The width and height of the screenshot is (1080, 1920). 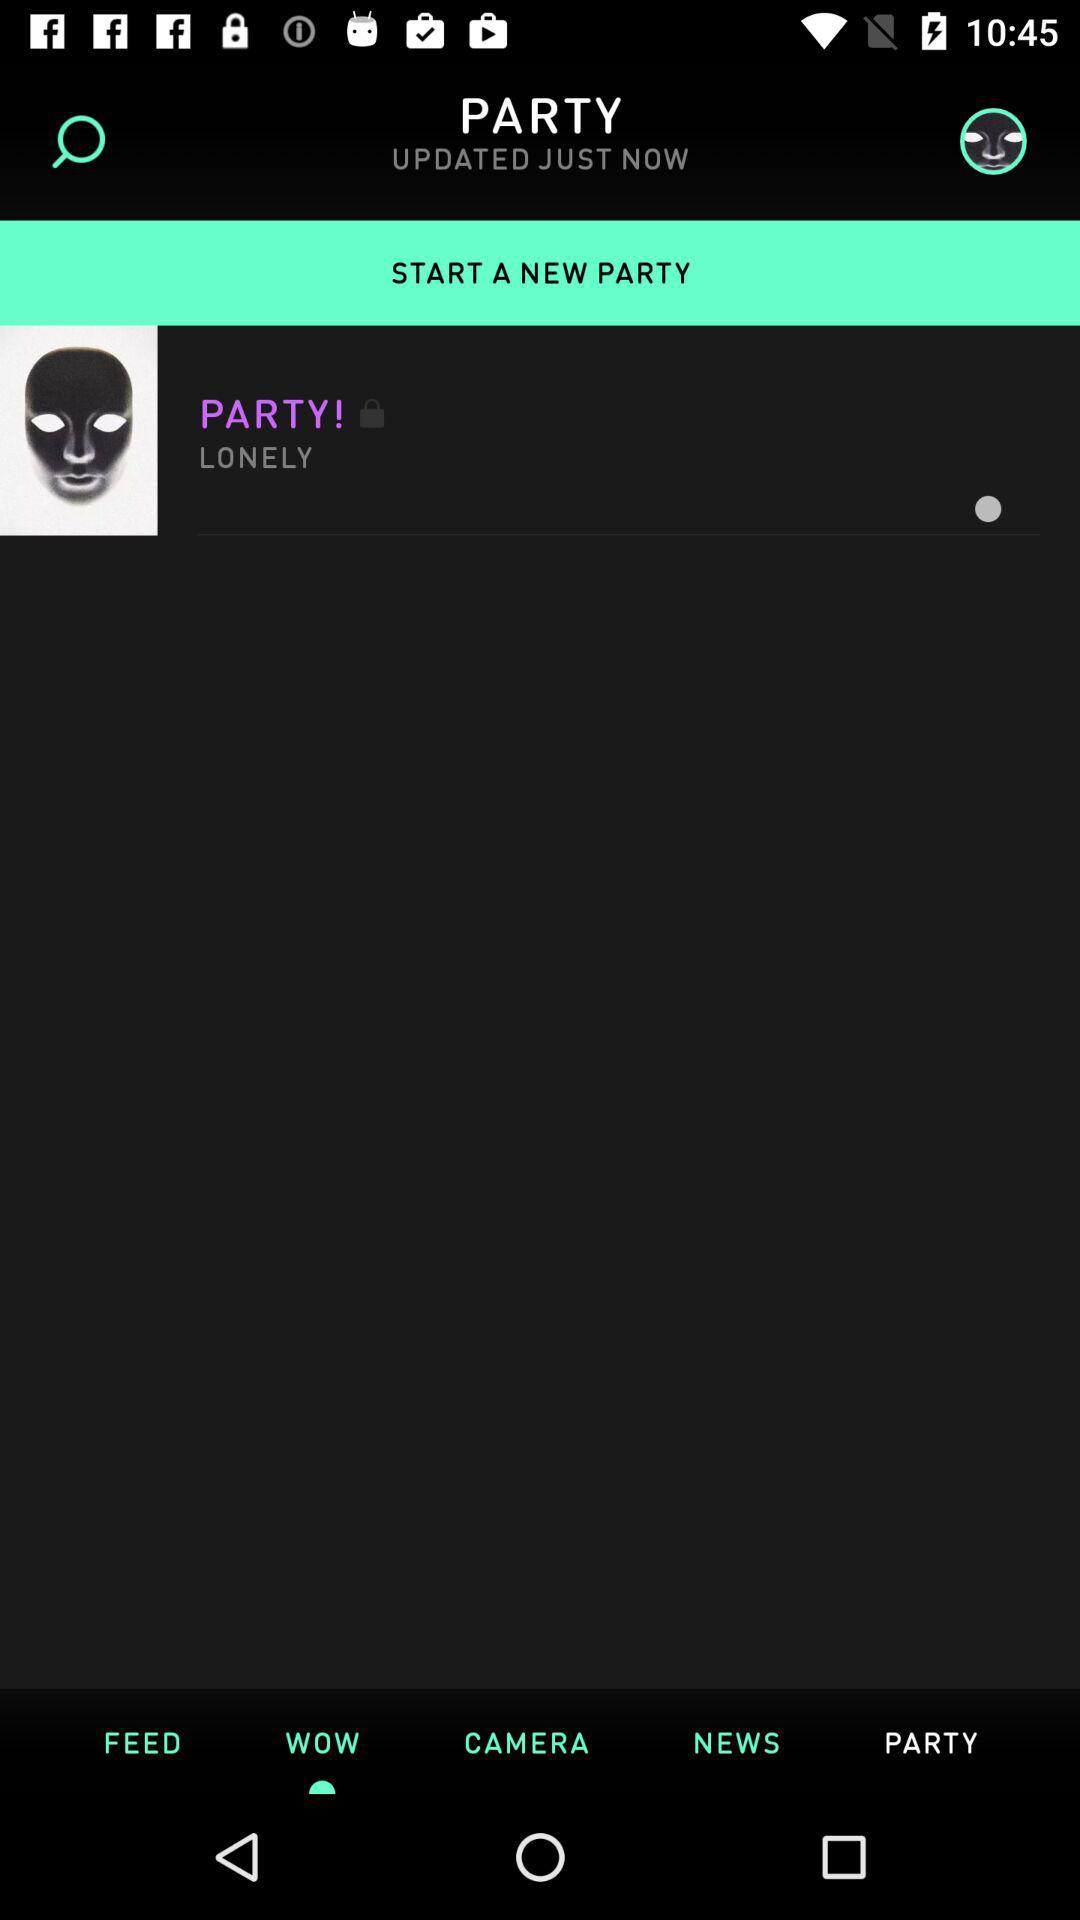 What do you see at coordinates (84, 140) in the screenshot?
I see `search` at bounding box center [84, 140].